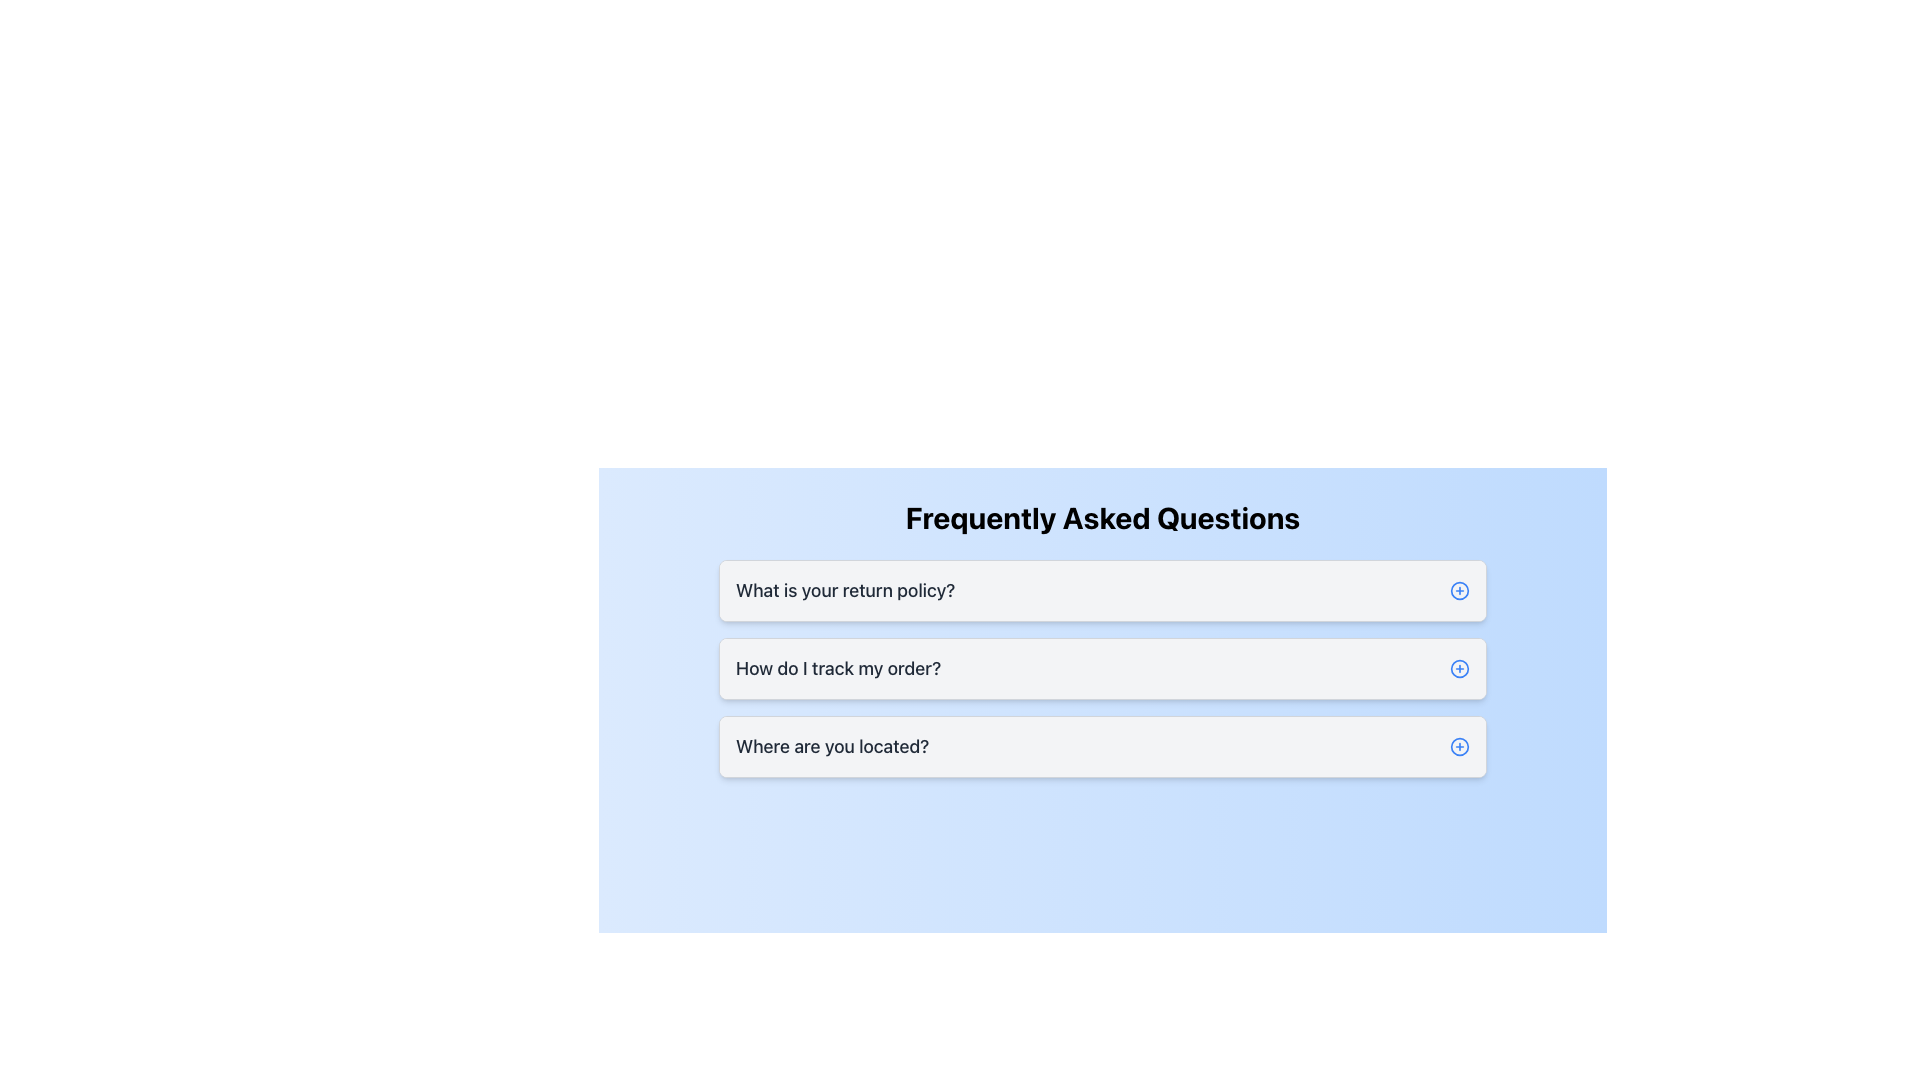 The width and height of the screenshot is (1920, 1080). What do you see at coordinates (838, 668) in the screenshot?
I see `the text label displaying the question 'How do I track my order?', which is styled with a medium-sized, bold font in dark gray color, located centrally in the second item of a vertical list of frequently asked questions` at bounding box center [838, 668].